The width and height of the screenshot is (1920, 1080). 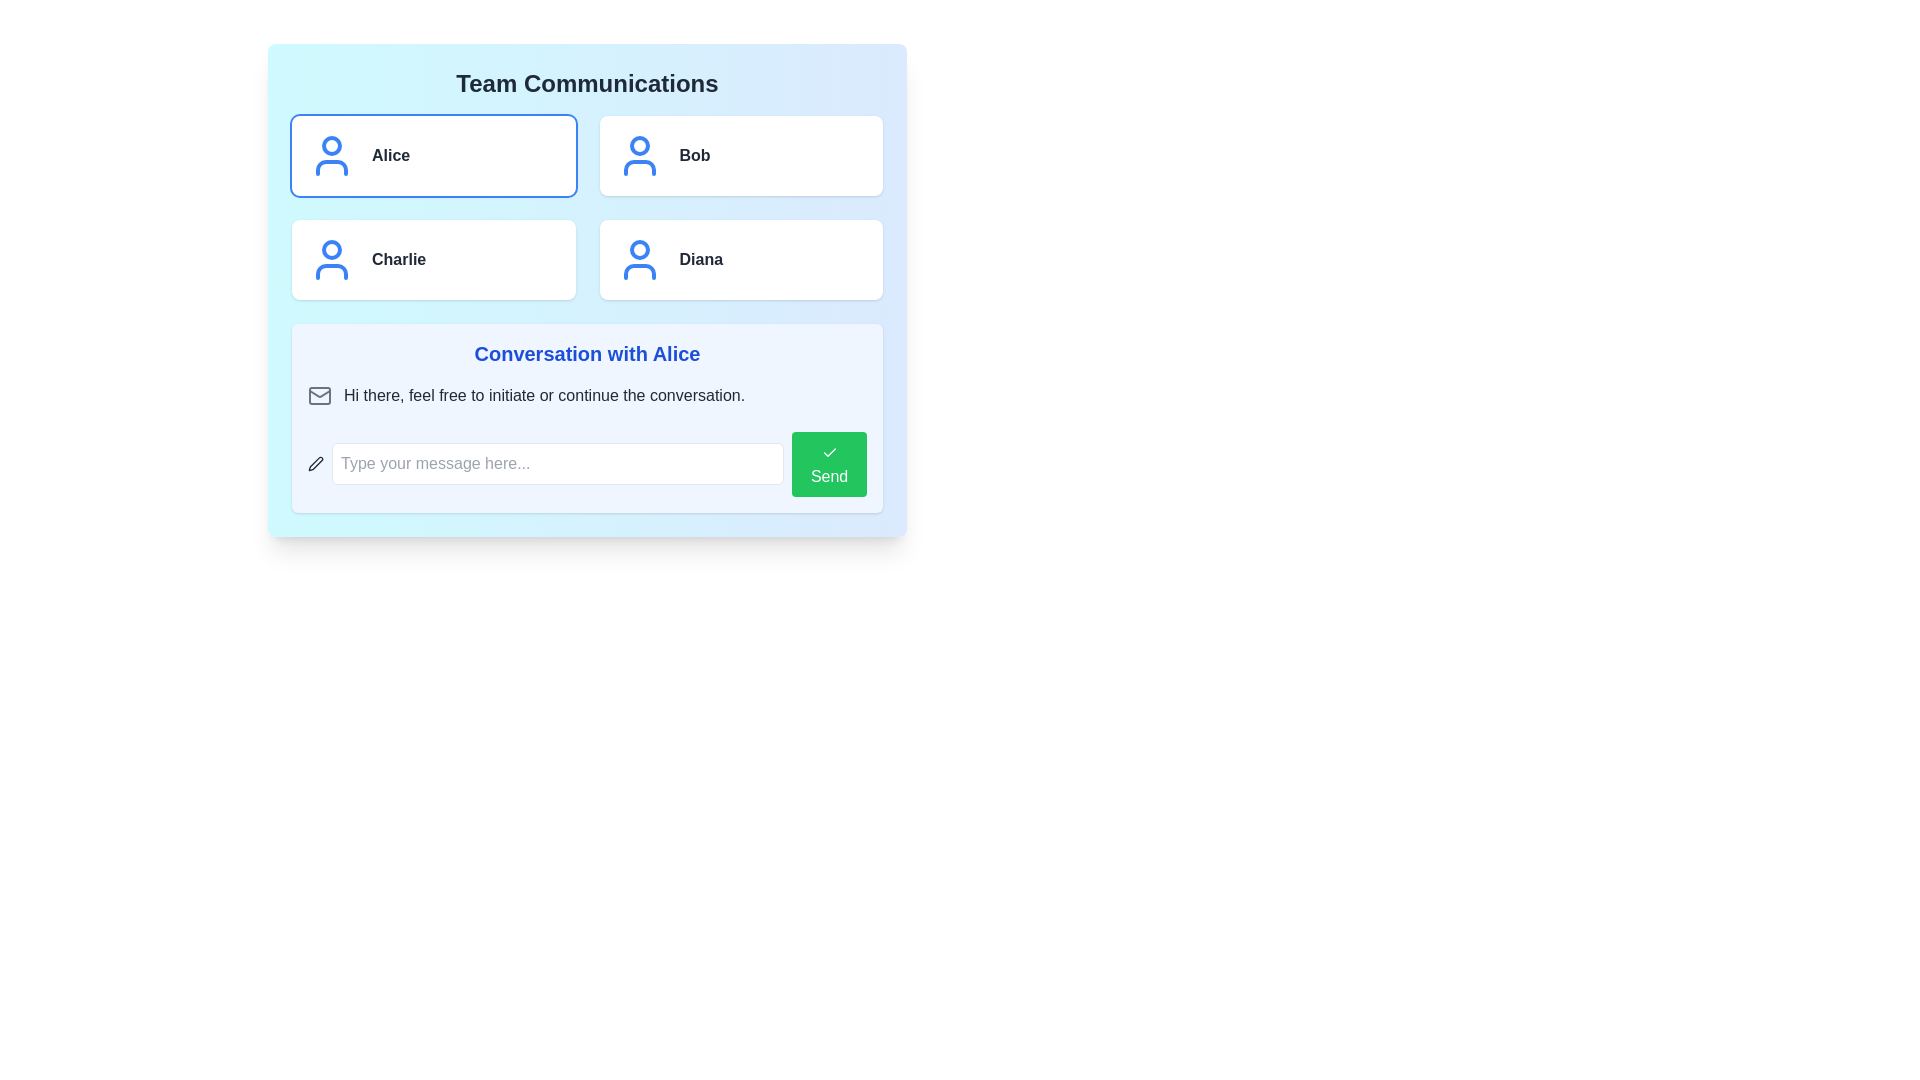 What do you see at coordinates (740, 154) in the screenshot?
I see `the second selectable card in the list of user profiles under 'Team Communications'` at bounding box center [740, 154].